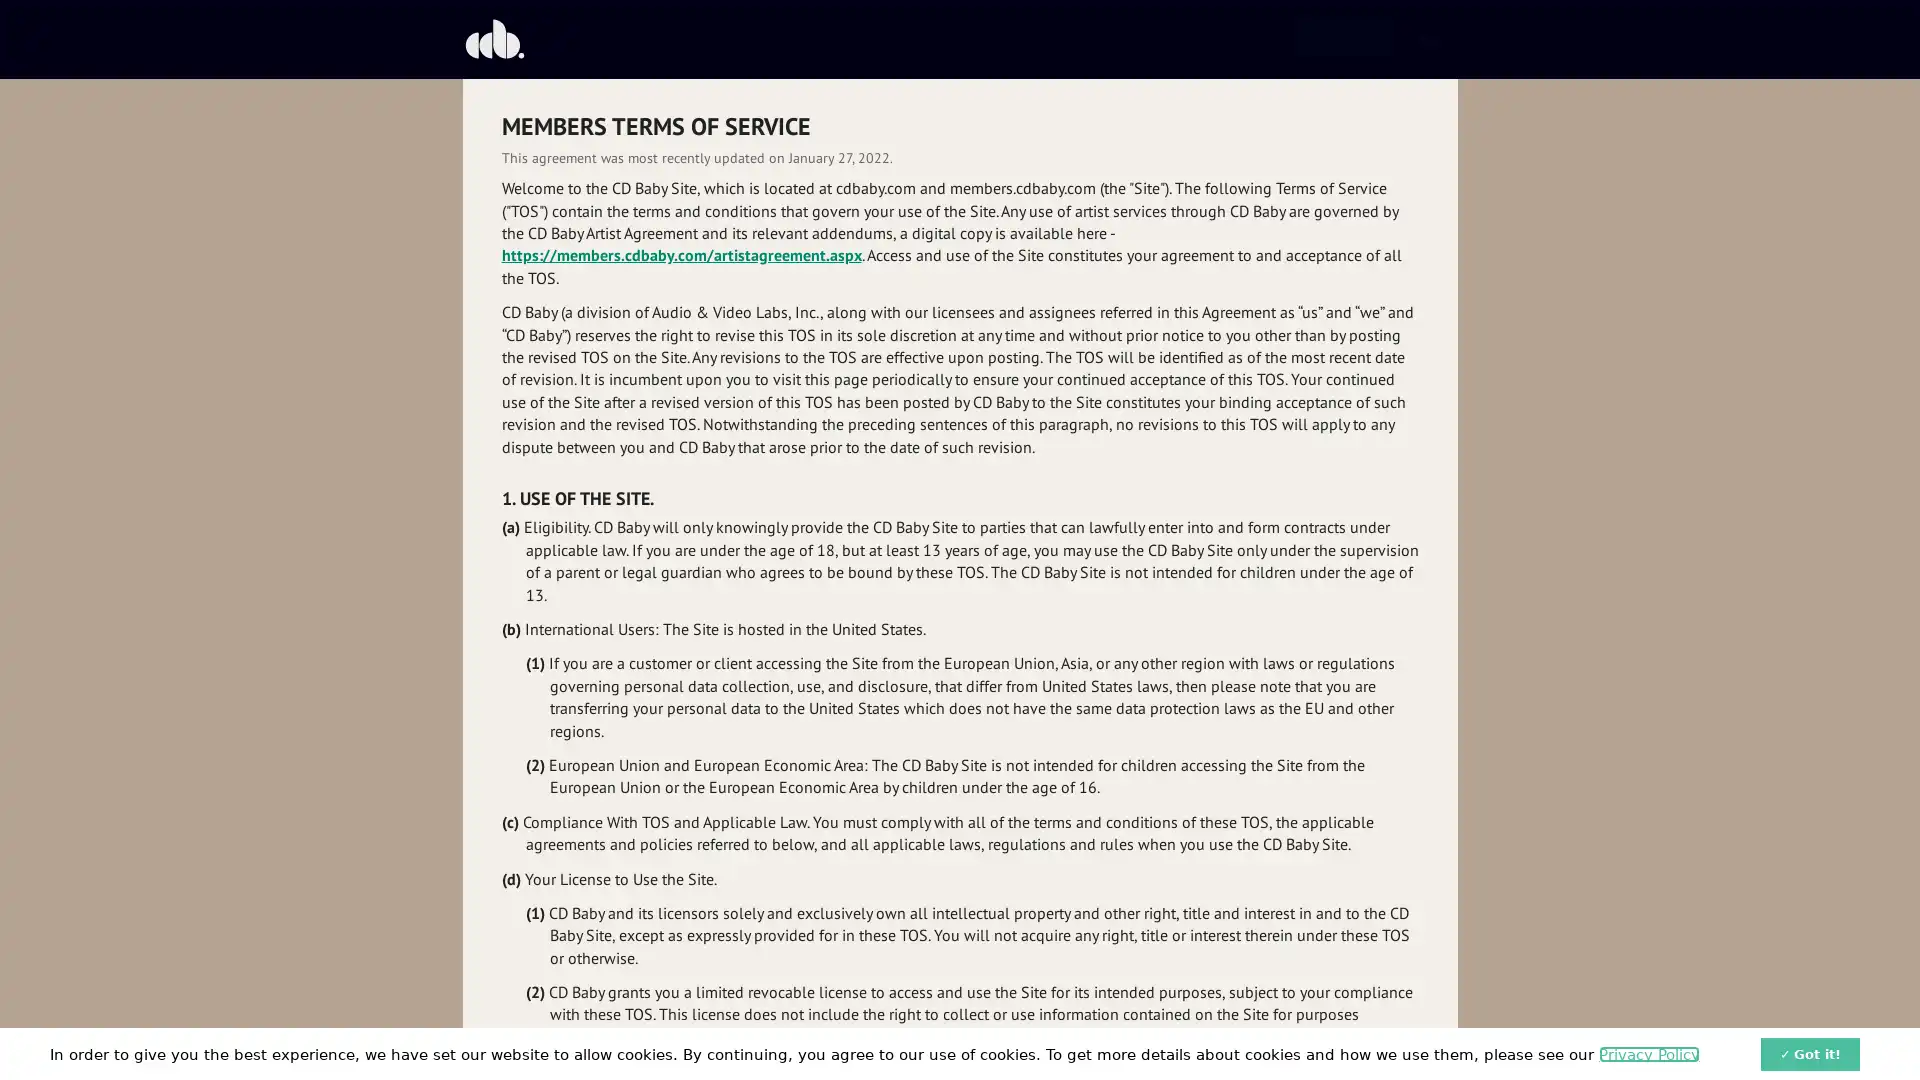 The width and height of the screenshot is (1920, 1080). What do you see at coordinates (1810, 1052) in the screenshot?
I see `Got it!` at bounding box center [1810, 1052].